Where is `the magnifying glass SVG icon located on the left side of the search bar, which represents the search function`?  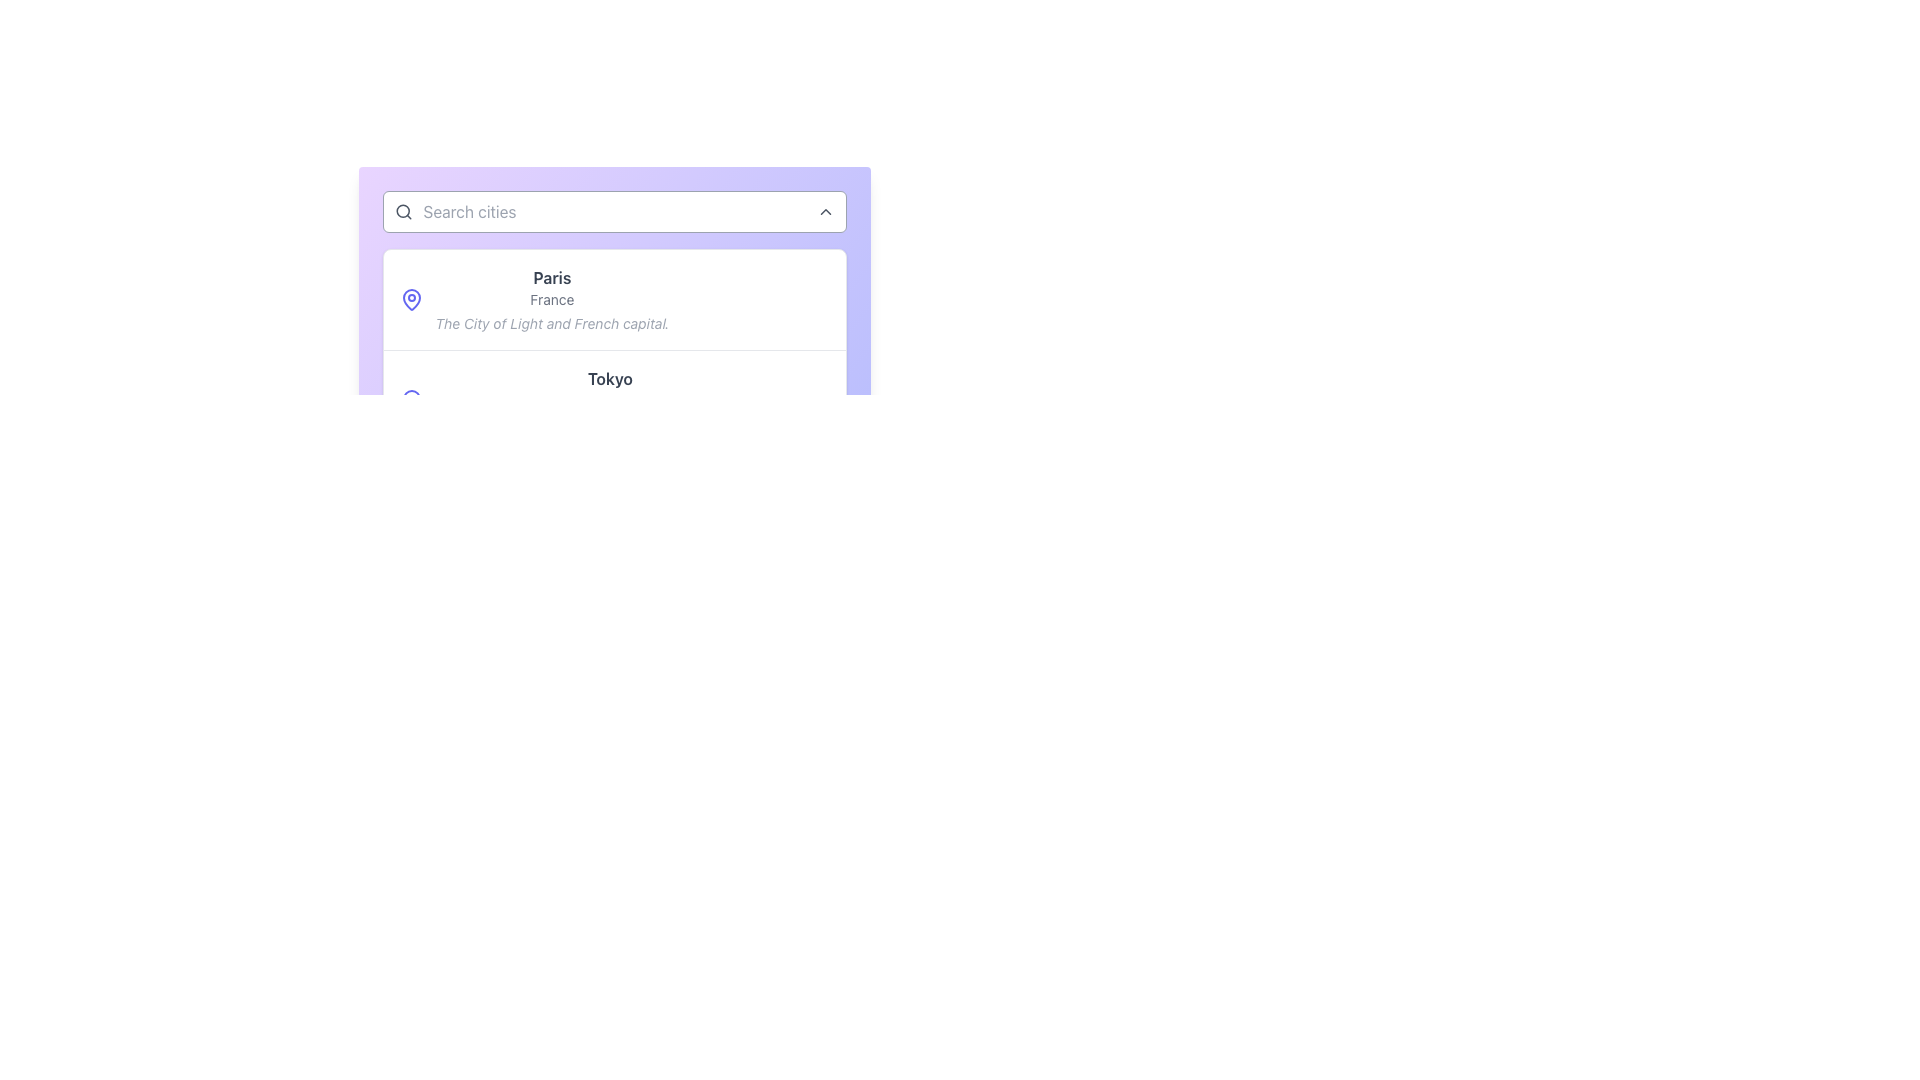 the magnifying glass SVG icon located on the left side of the search bar, which represents the search function is located at coordinates (402, 212).